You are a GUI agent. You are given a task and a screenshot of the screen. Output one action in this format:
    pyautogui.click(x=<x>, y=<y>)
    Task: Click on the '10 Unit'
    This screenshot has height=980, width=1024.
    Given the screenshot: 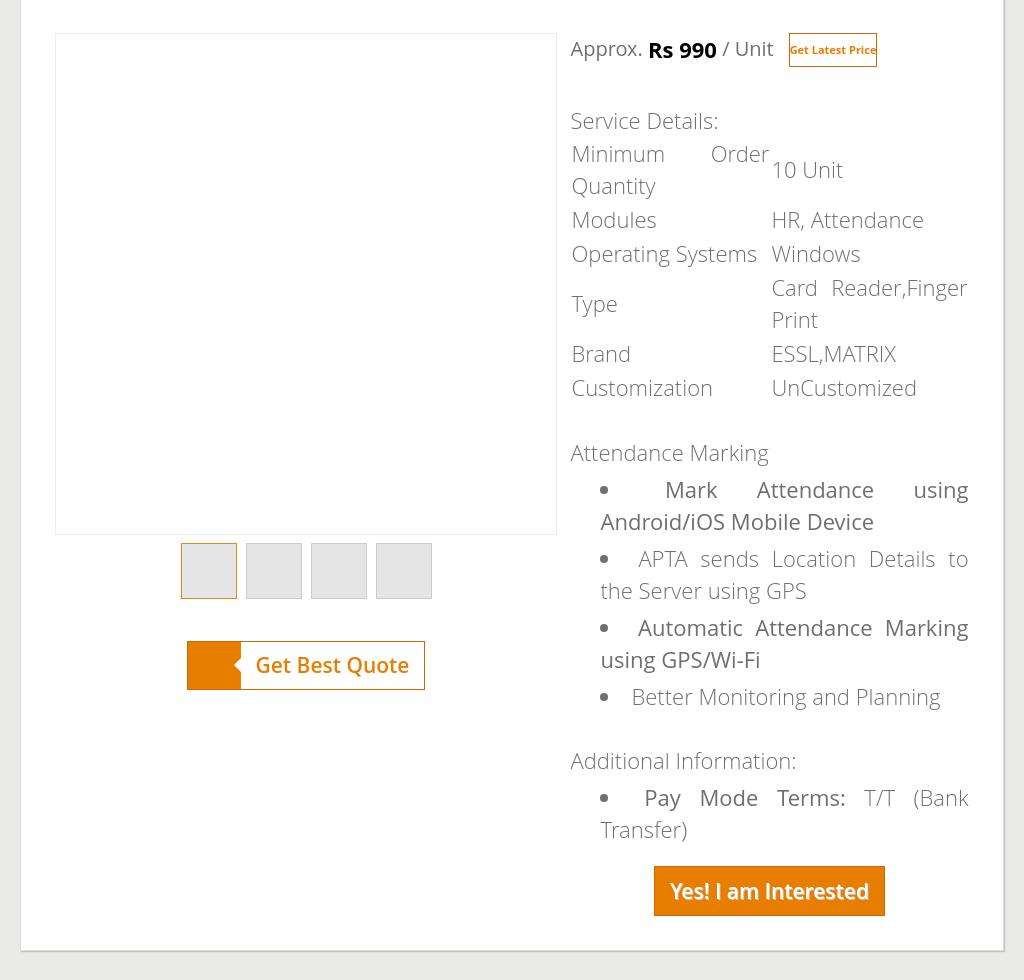 What is the action you would take?
    pyautogui.click(x=807, y=168)
    